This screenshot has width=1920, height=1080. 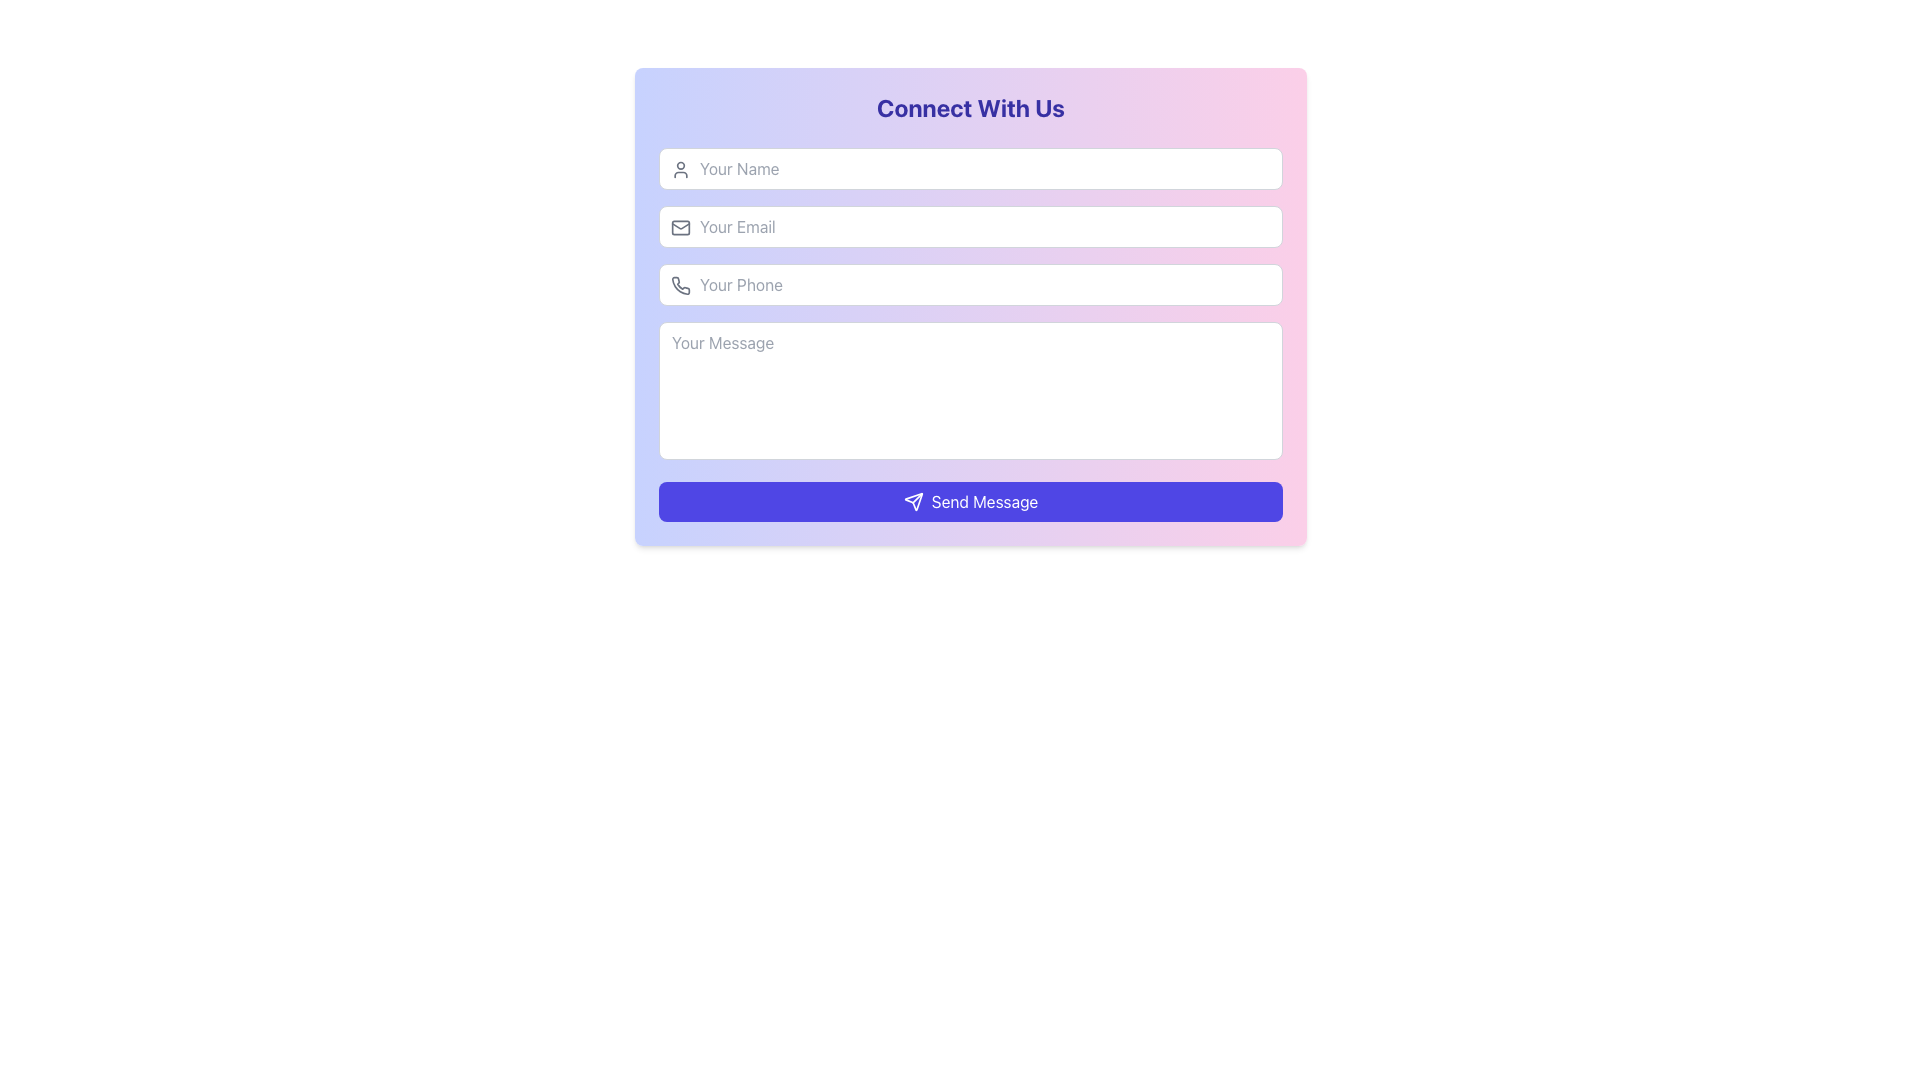 I want to click on email envelope icon, which is part of the second input field labeled 'Your Email', so click(x=681, y=225).